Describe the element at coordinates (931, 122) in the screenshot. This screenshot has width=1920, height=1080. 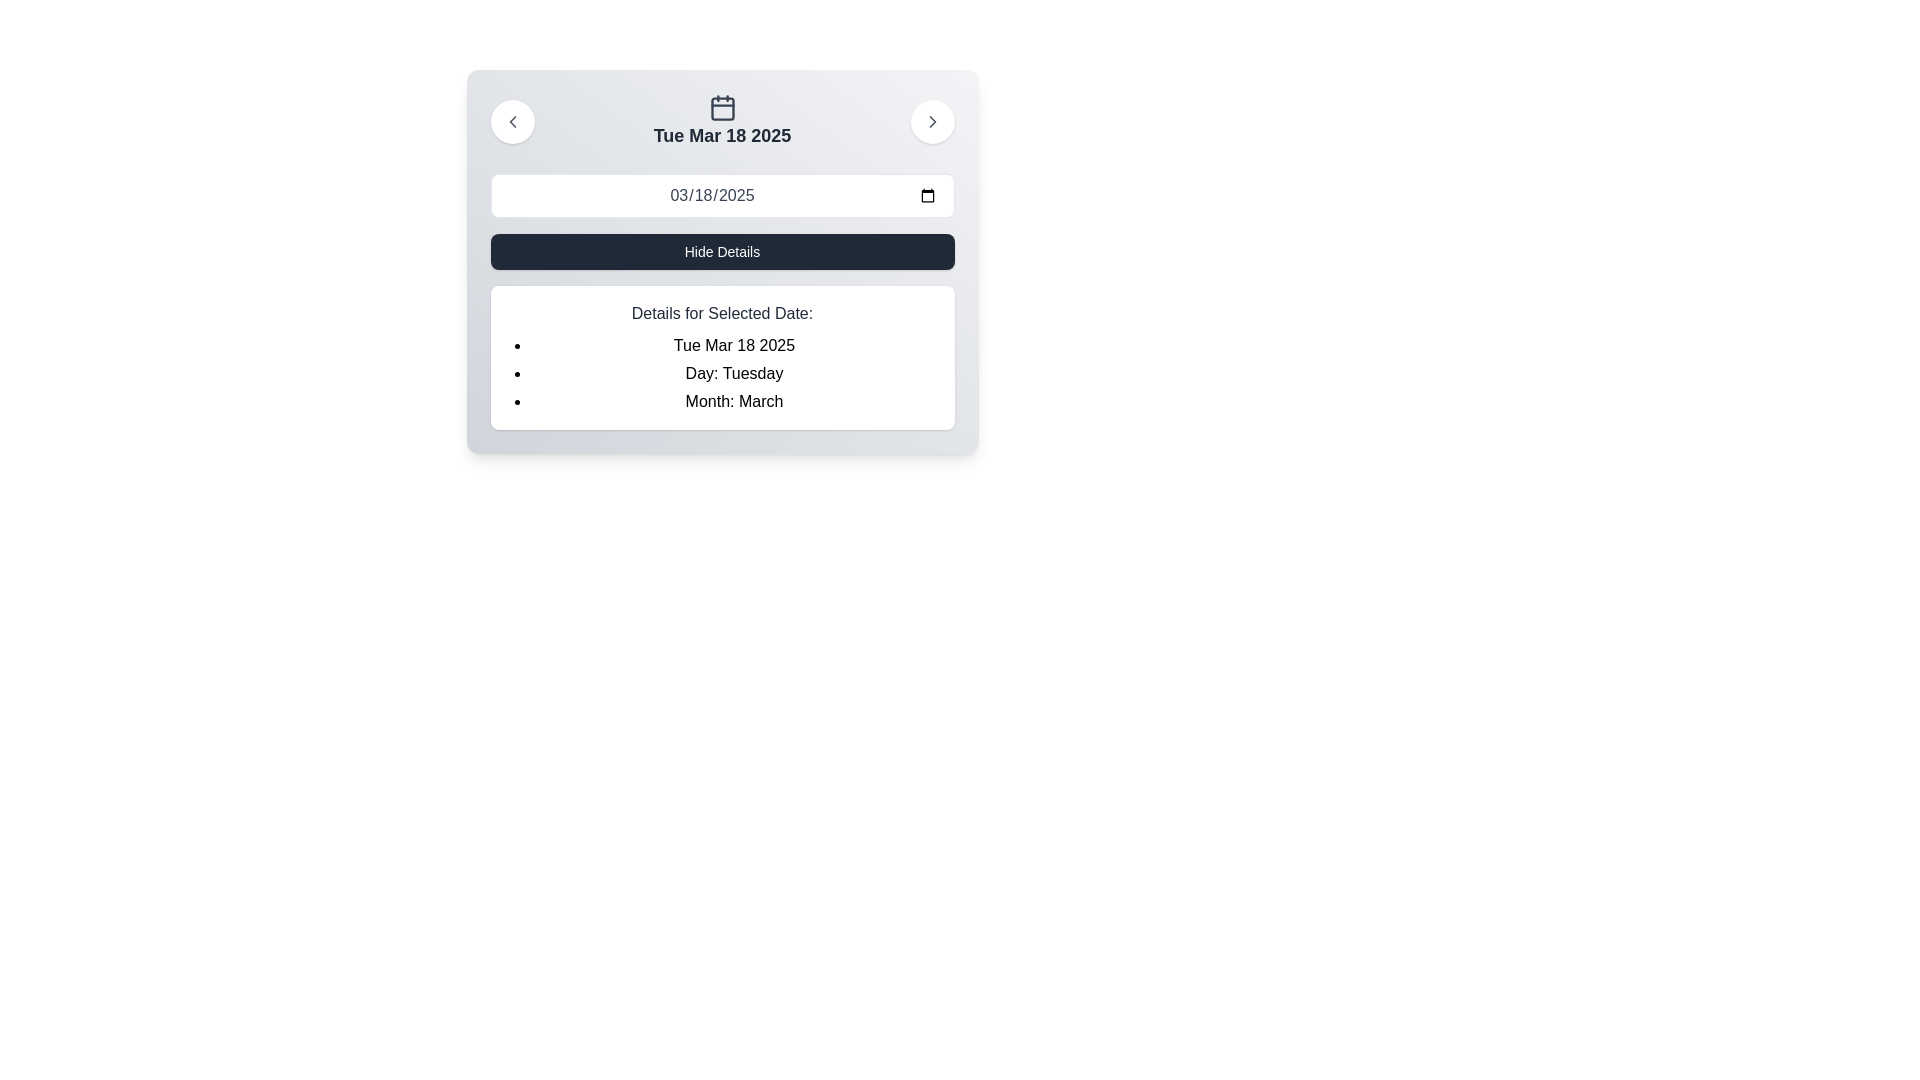
I see `the circular navigation button located in the upper-right section of the interface` at that location.